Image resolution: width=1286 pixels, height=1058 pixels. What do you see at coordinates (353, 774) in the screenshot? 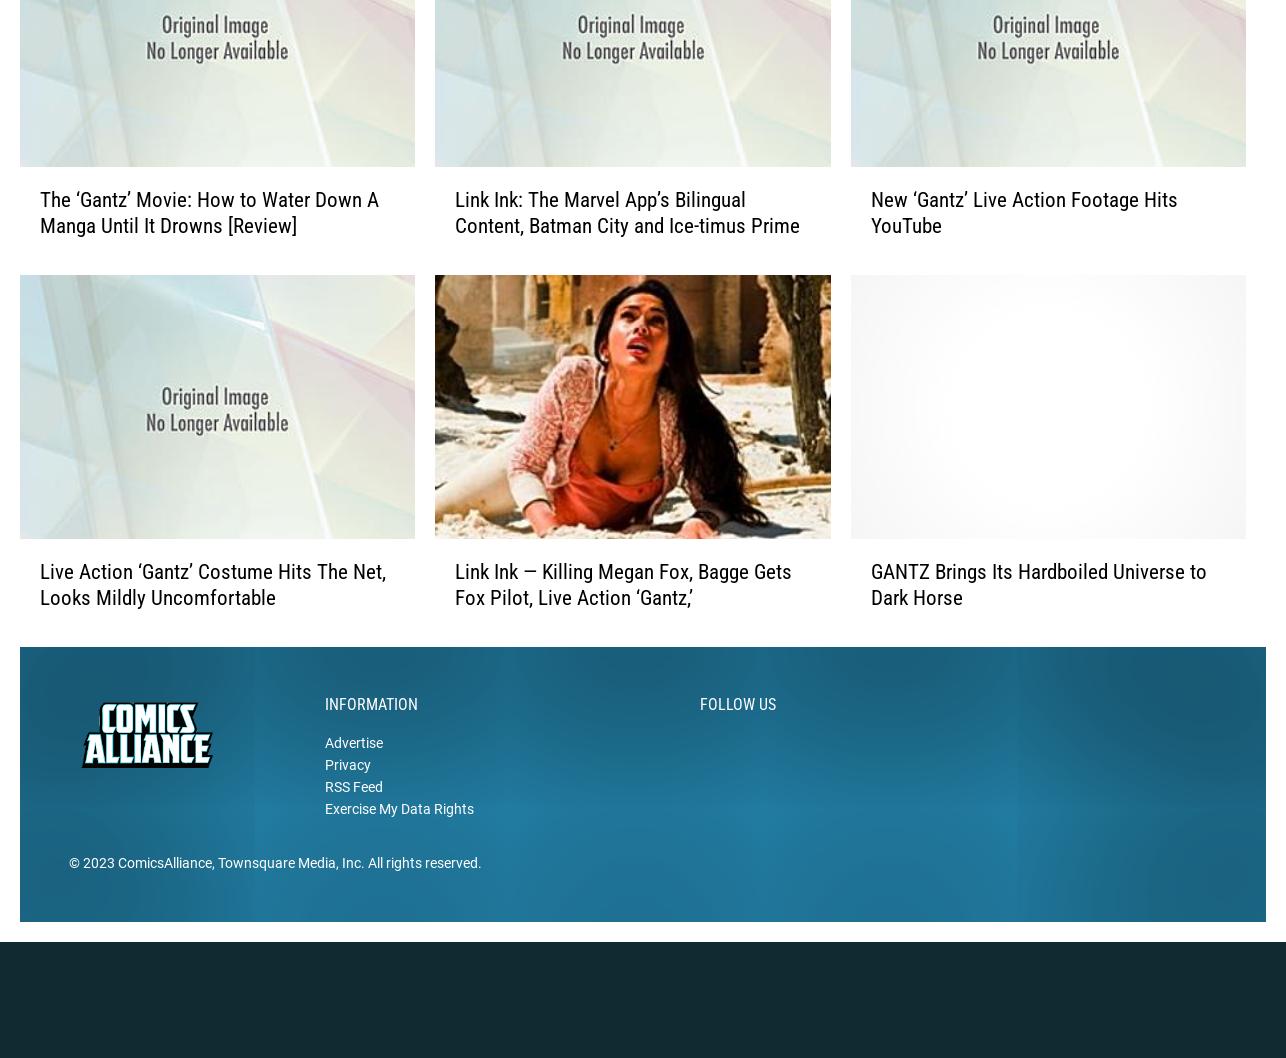
I see `'Advertise'` at bounding box center [353, 774].